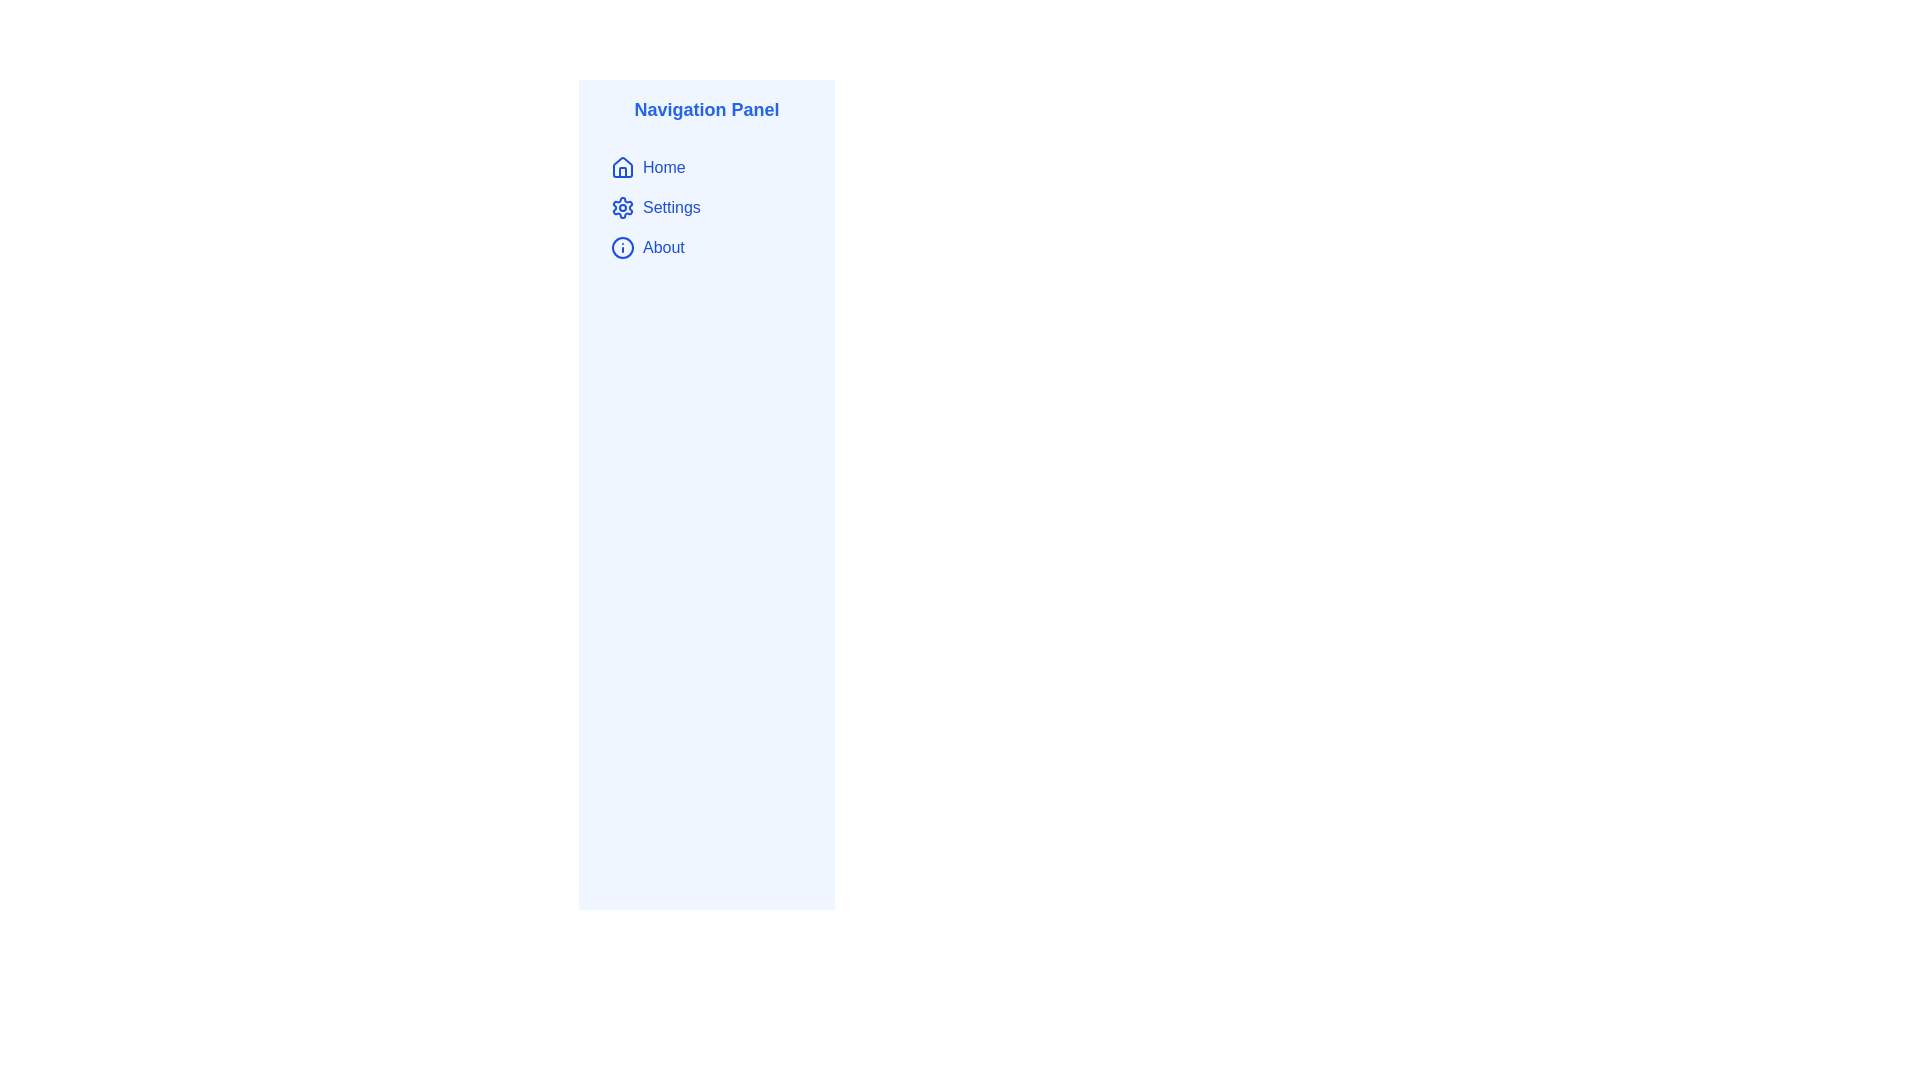  I want to click on the Home icon located at the top of the navigation panel, so click(622, 167).